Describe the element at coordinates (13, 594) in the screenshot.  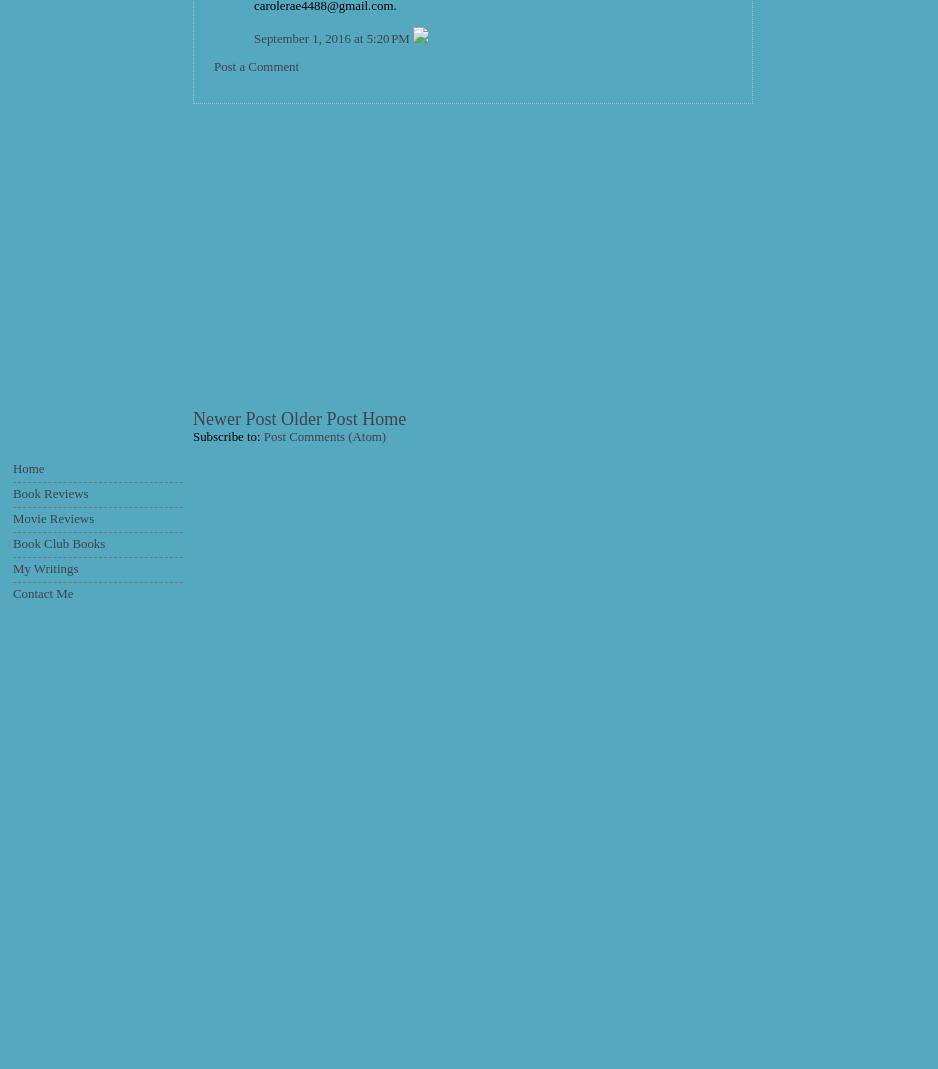
I see `'Contact Me'` at that location.